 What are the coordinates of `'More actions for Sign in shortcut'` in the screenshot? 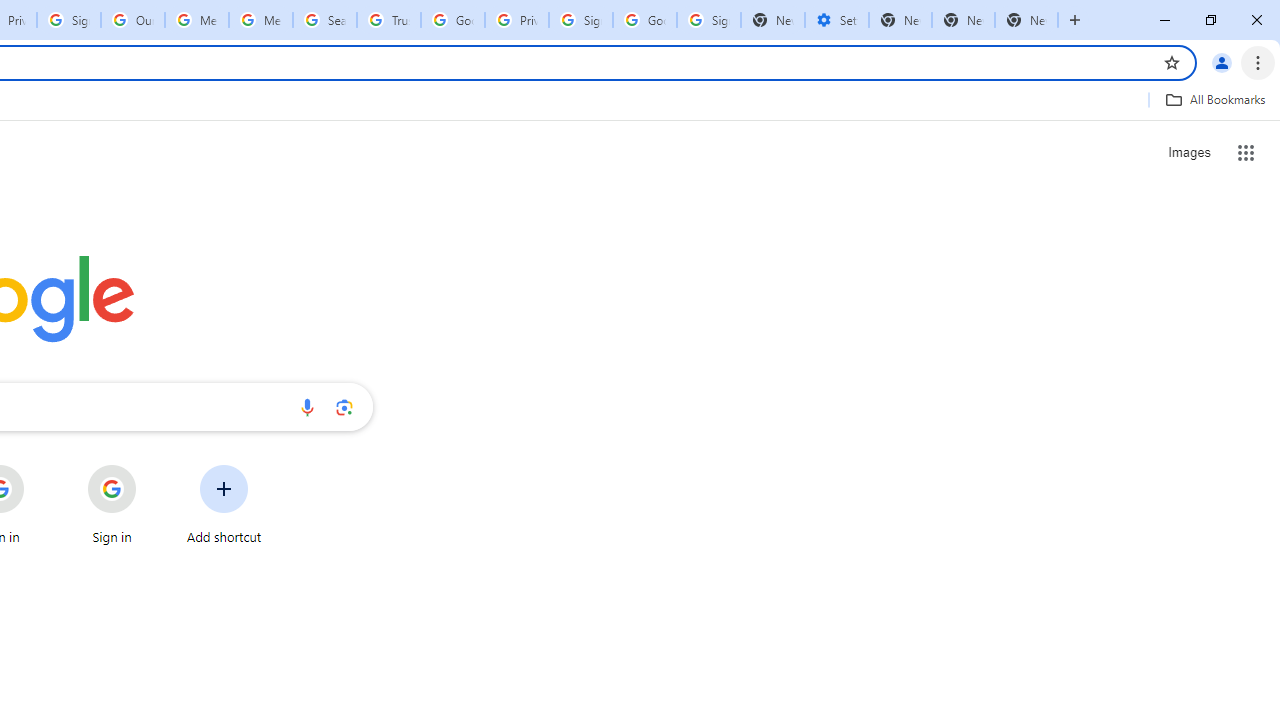 It's located at (151, 466).